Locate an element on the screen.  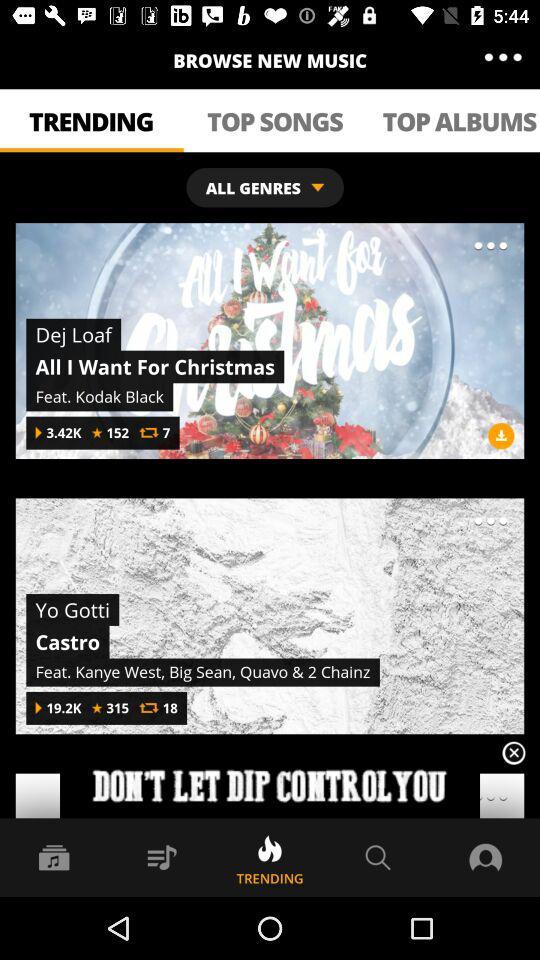
item to the right of the feat. kodak black is located at coordinates (500, 435).